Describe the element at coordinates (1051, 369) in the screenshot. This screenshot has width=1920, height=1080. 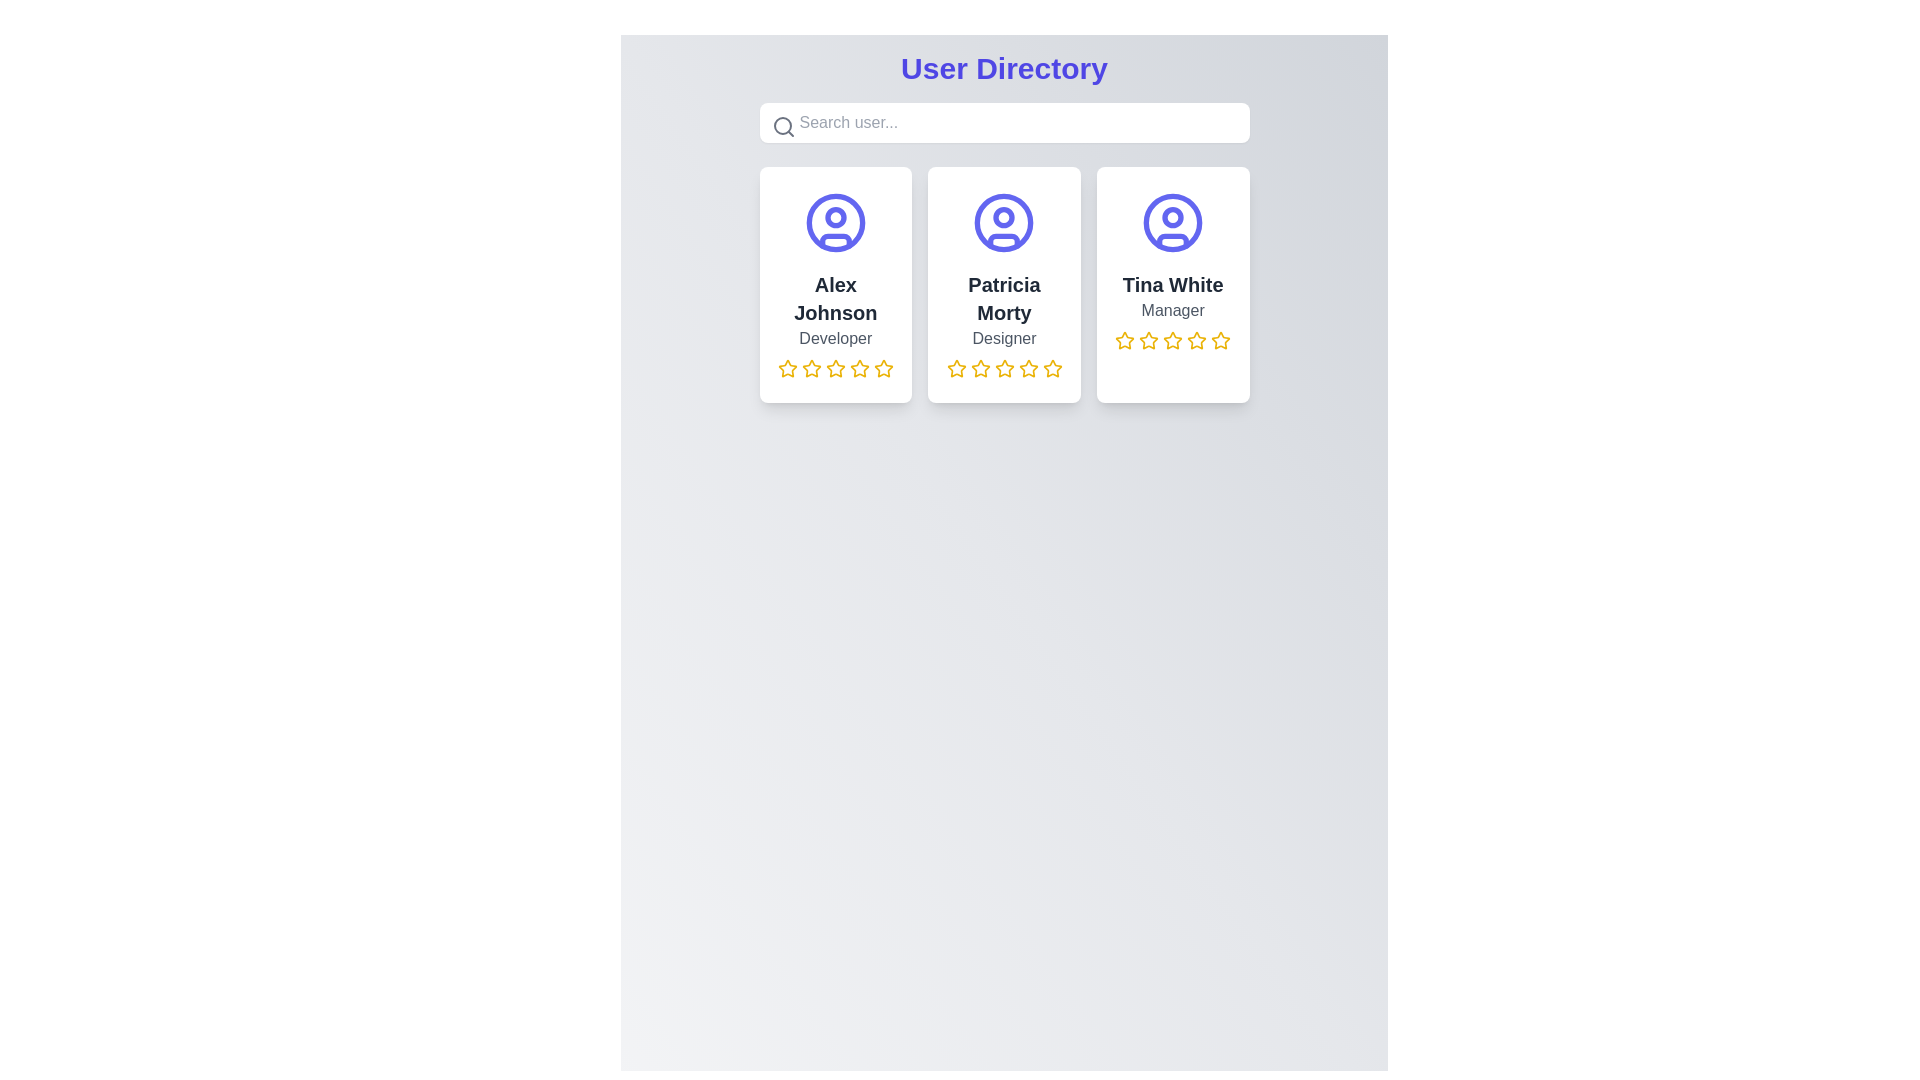
I see `the fifth star icon from the left in the rating stars group under the user information for 'Patricia Morty' to rate` at that location.